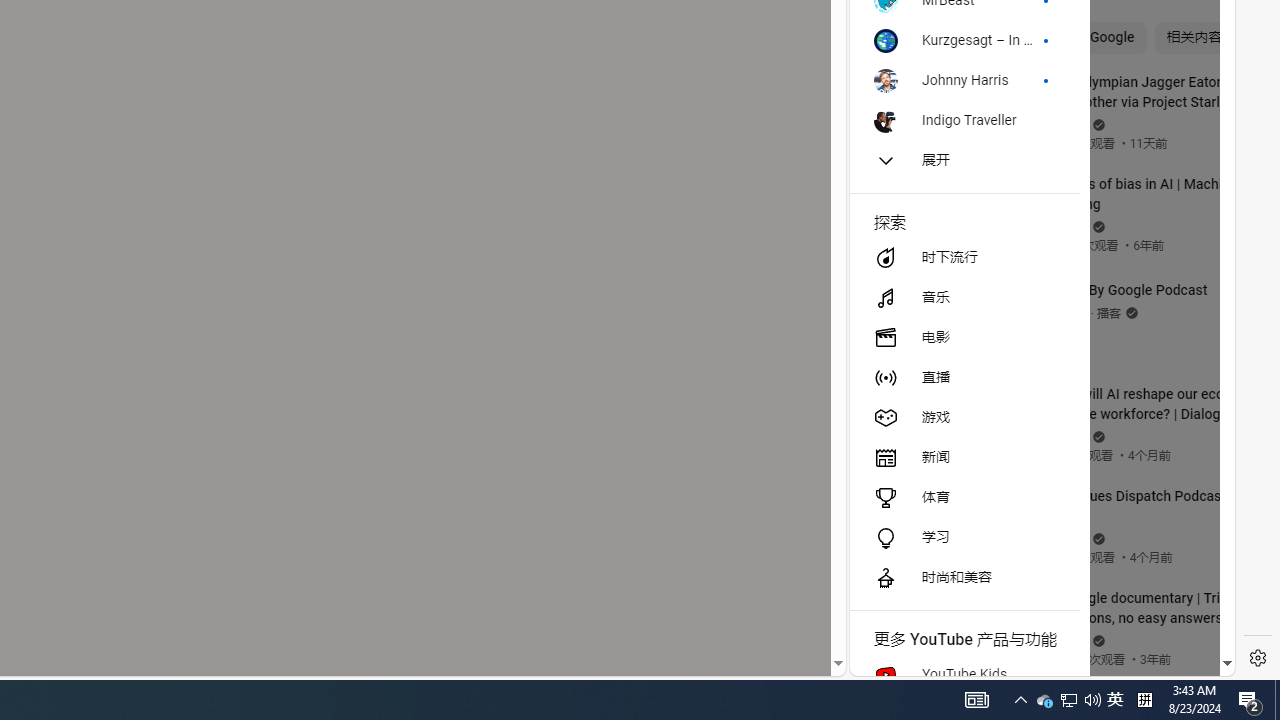  I want to click on 'YouTube', so click(1034, 431).